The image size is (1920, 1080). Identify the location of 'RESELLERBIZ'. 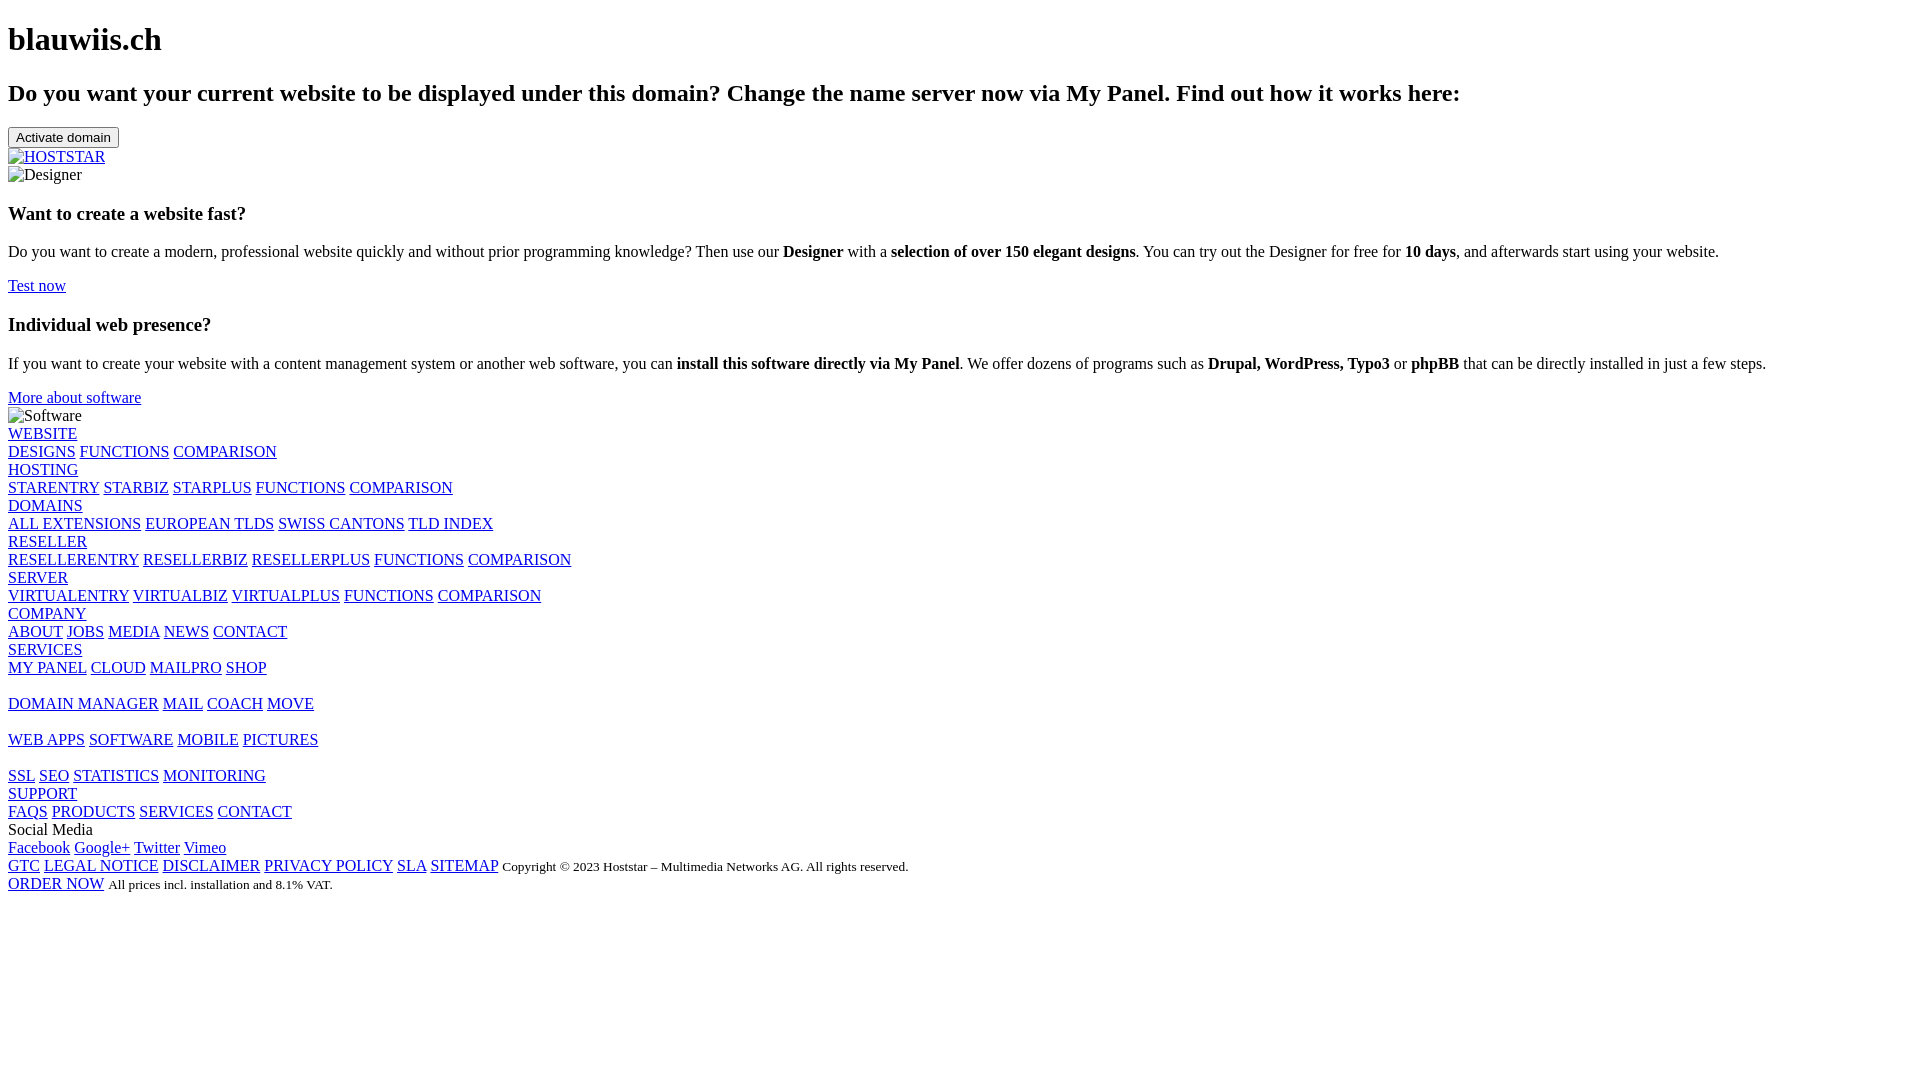
(142, 559).